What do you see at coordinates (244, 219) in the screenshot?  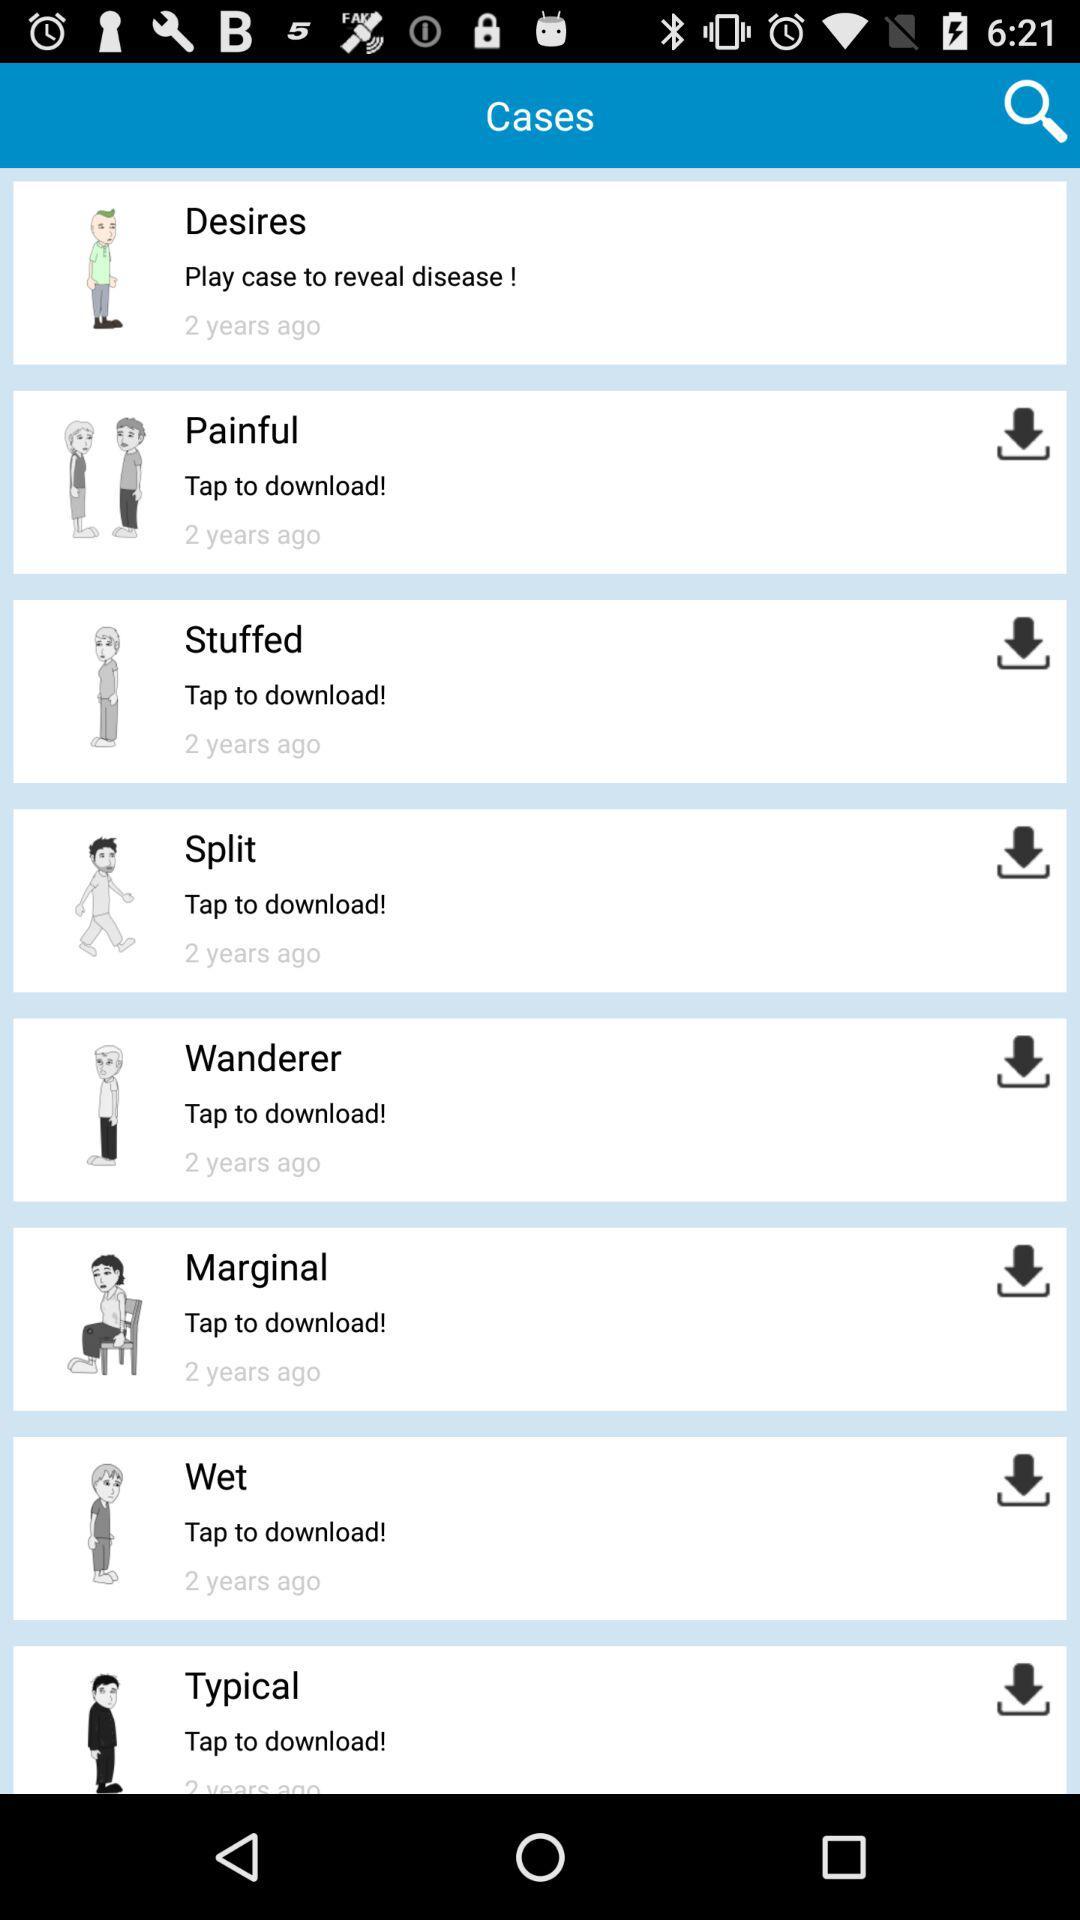 I see `desires icon` at bounding box center [244, 219].